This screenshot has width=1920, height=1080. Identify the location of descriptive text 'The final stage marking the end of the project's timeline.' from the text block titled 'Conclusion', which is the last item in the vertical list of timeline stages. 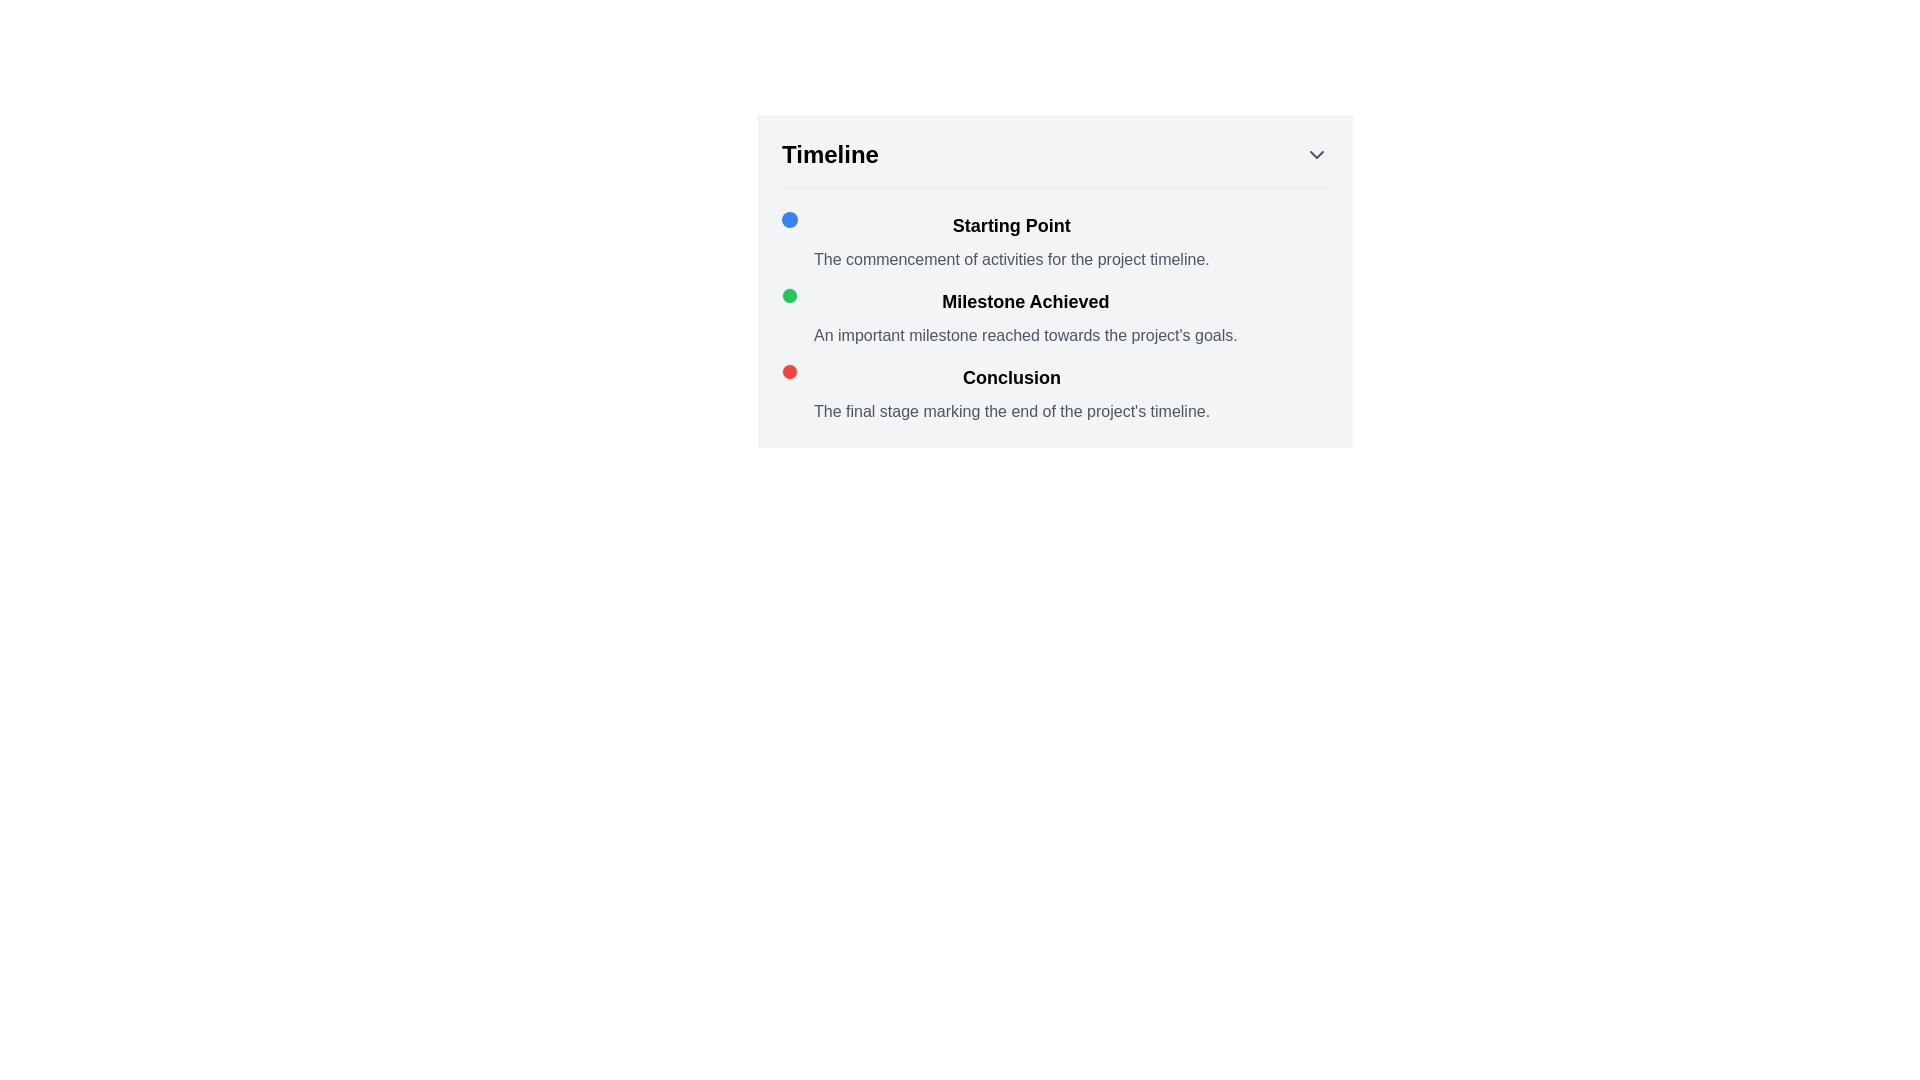
(1054, 393).